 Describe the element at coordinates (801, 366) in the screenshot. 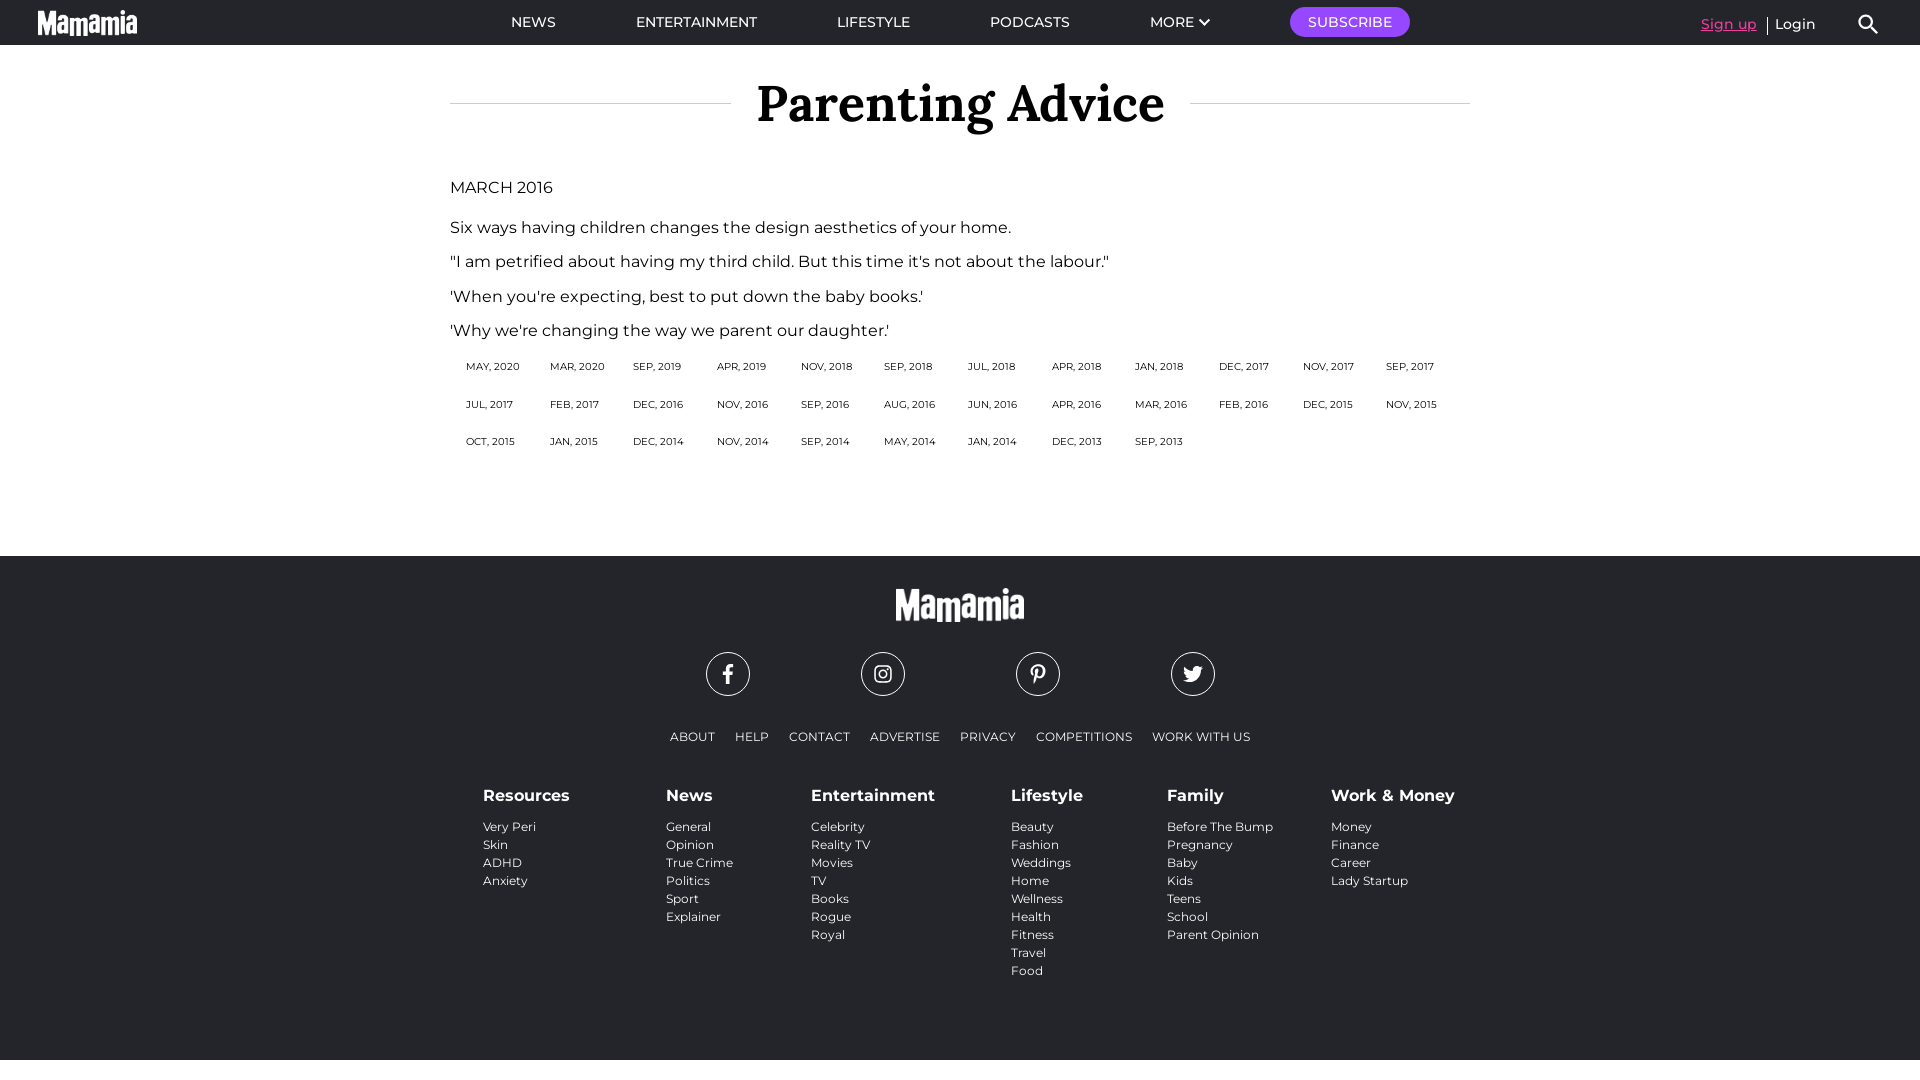

I see `'NOV, 2018'` at that location.